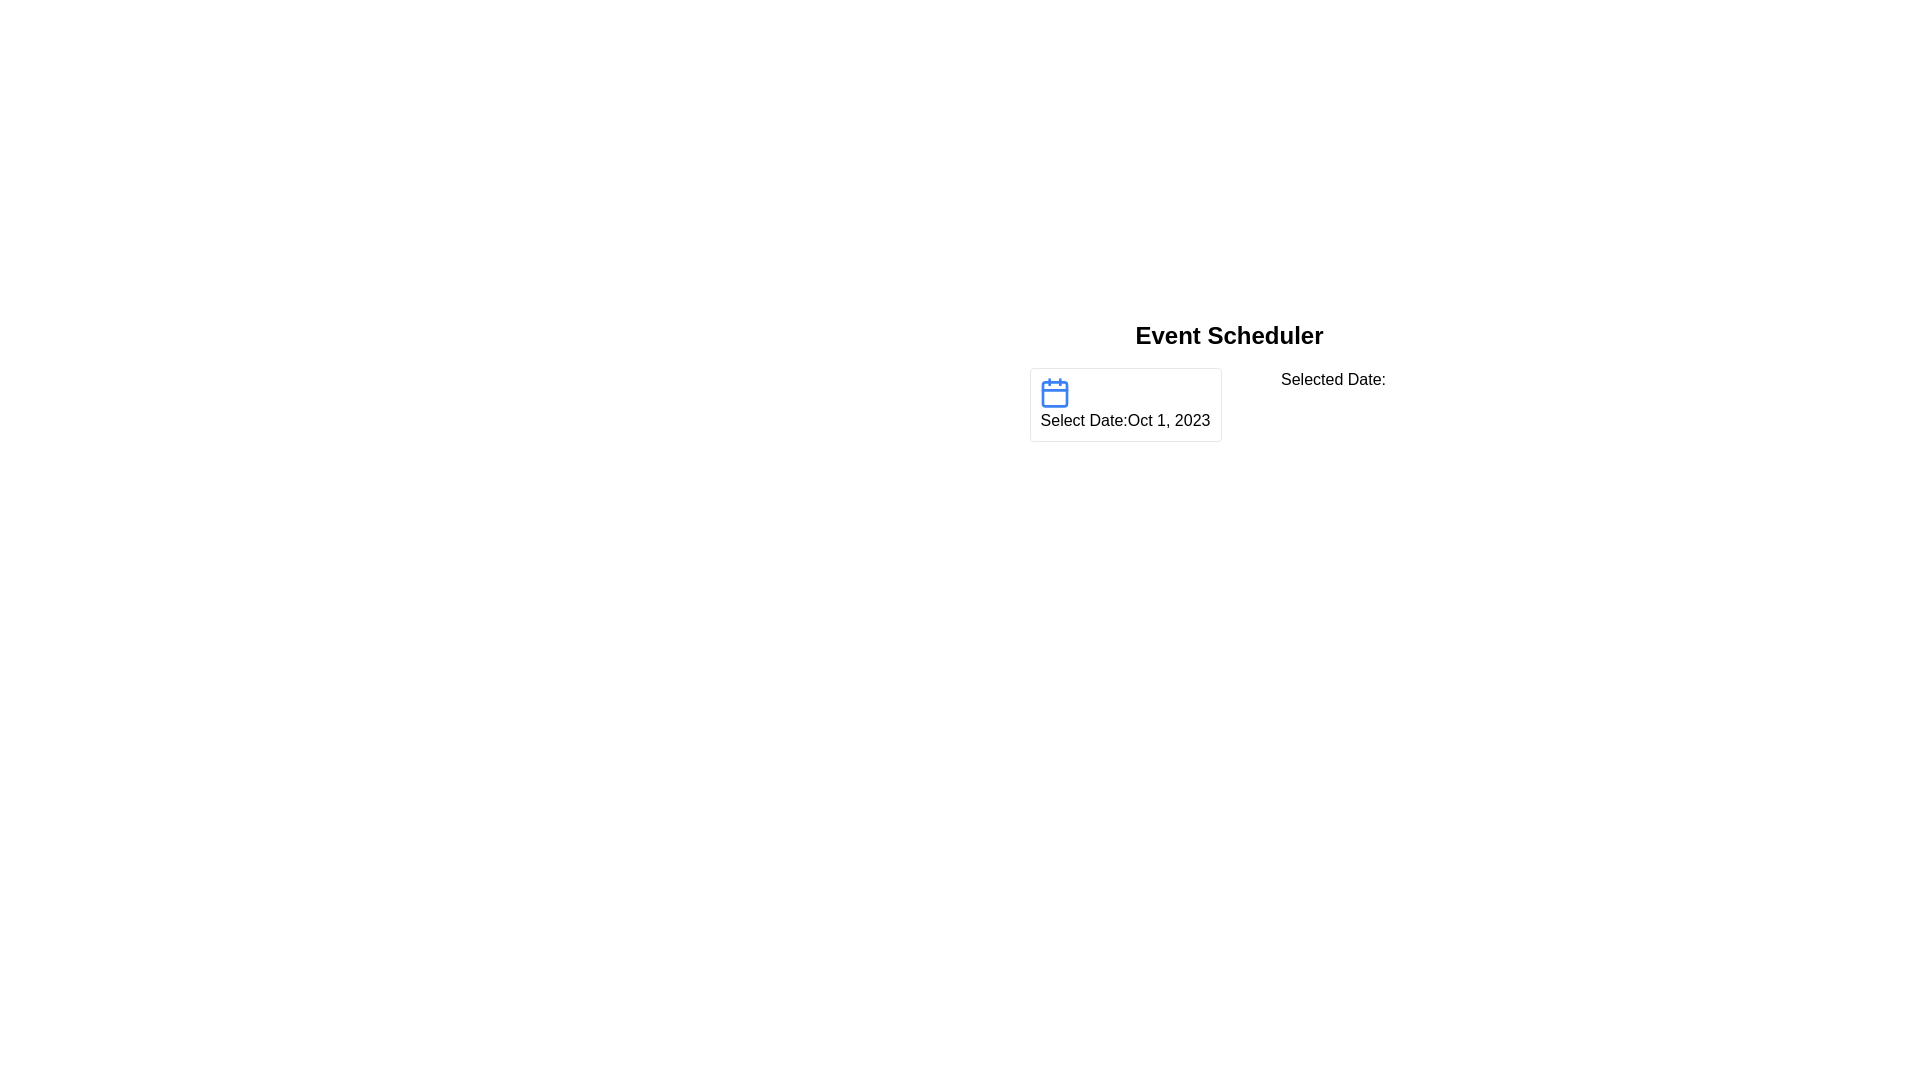  What do you see at coordinates (1053, 394) in the screenshot?
I see `the rectangle with rounded corners that is part of the calendar icon, which is white with a blue border` at bounding box center [1053, 394].